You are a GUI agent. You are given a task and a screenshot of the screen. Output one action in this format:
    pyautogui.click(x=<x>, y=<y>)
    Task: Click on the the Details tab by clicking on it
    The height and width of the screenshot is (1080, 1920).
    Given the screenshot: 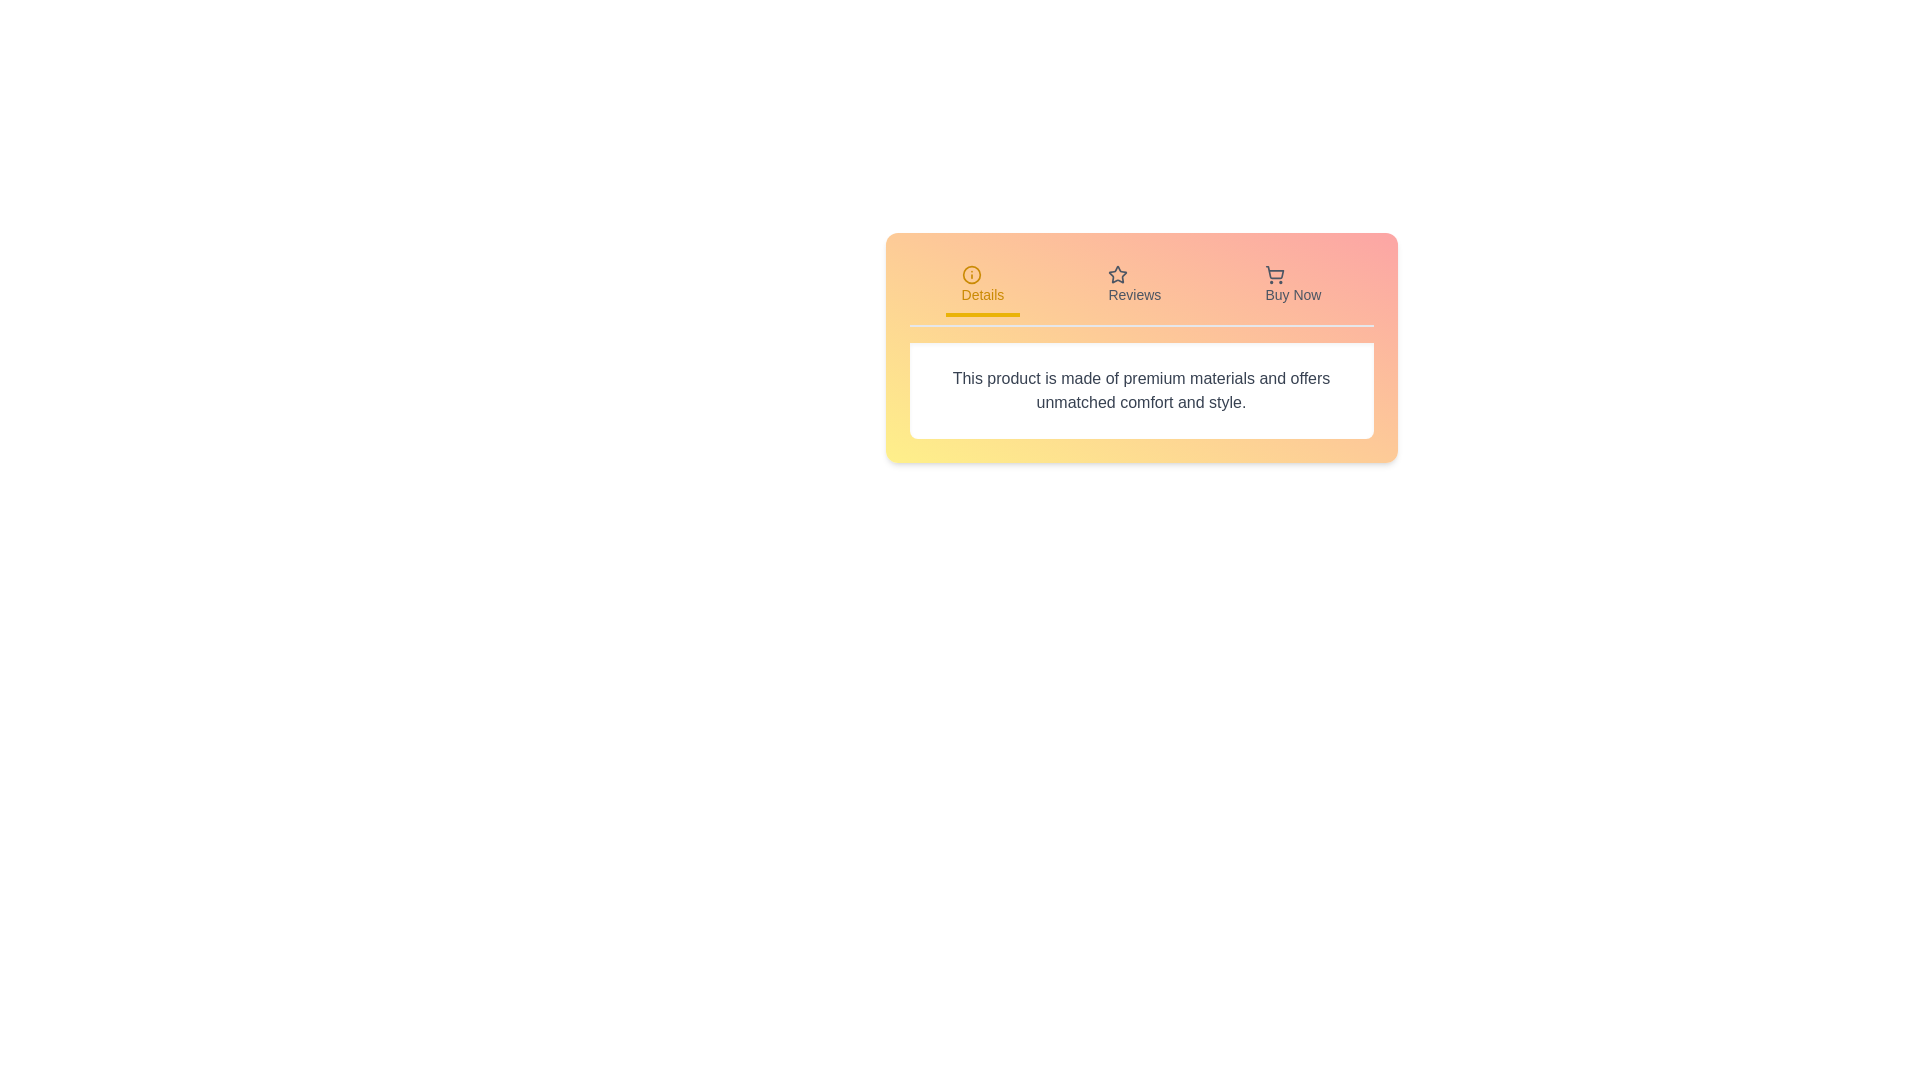 What is the action you would take?
    pyautogui.click(x=982, y=286)
    